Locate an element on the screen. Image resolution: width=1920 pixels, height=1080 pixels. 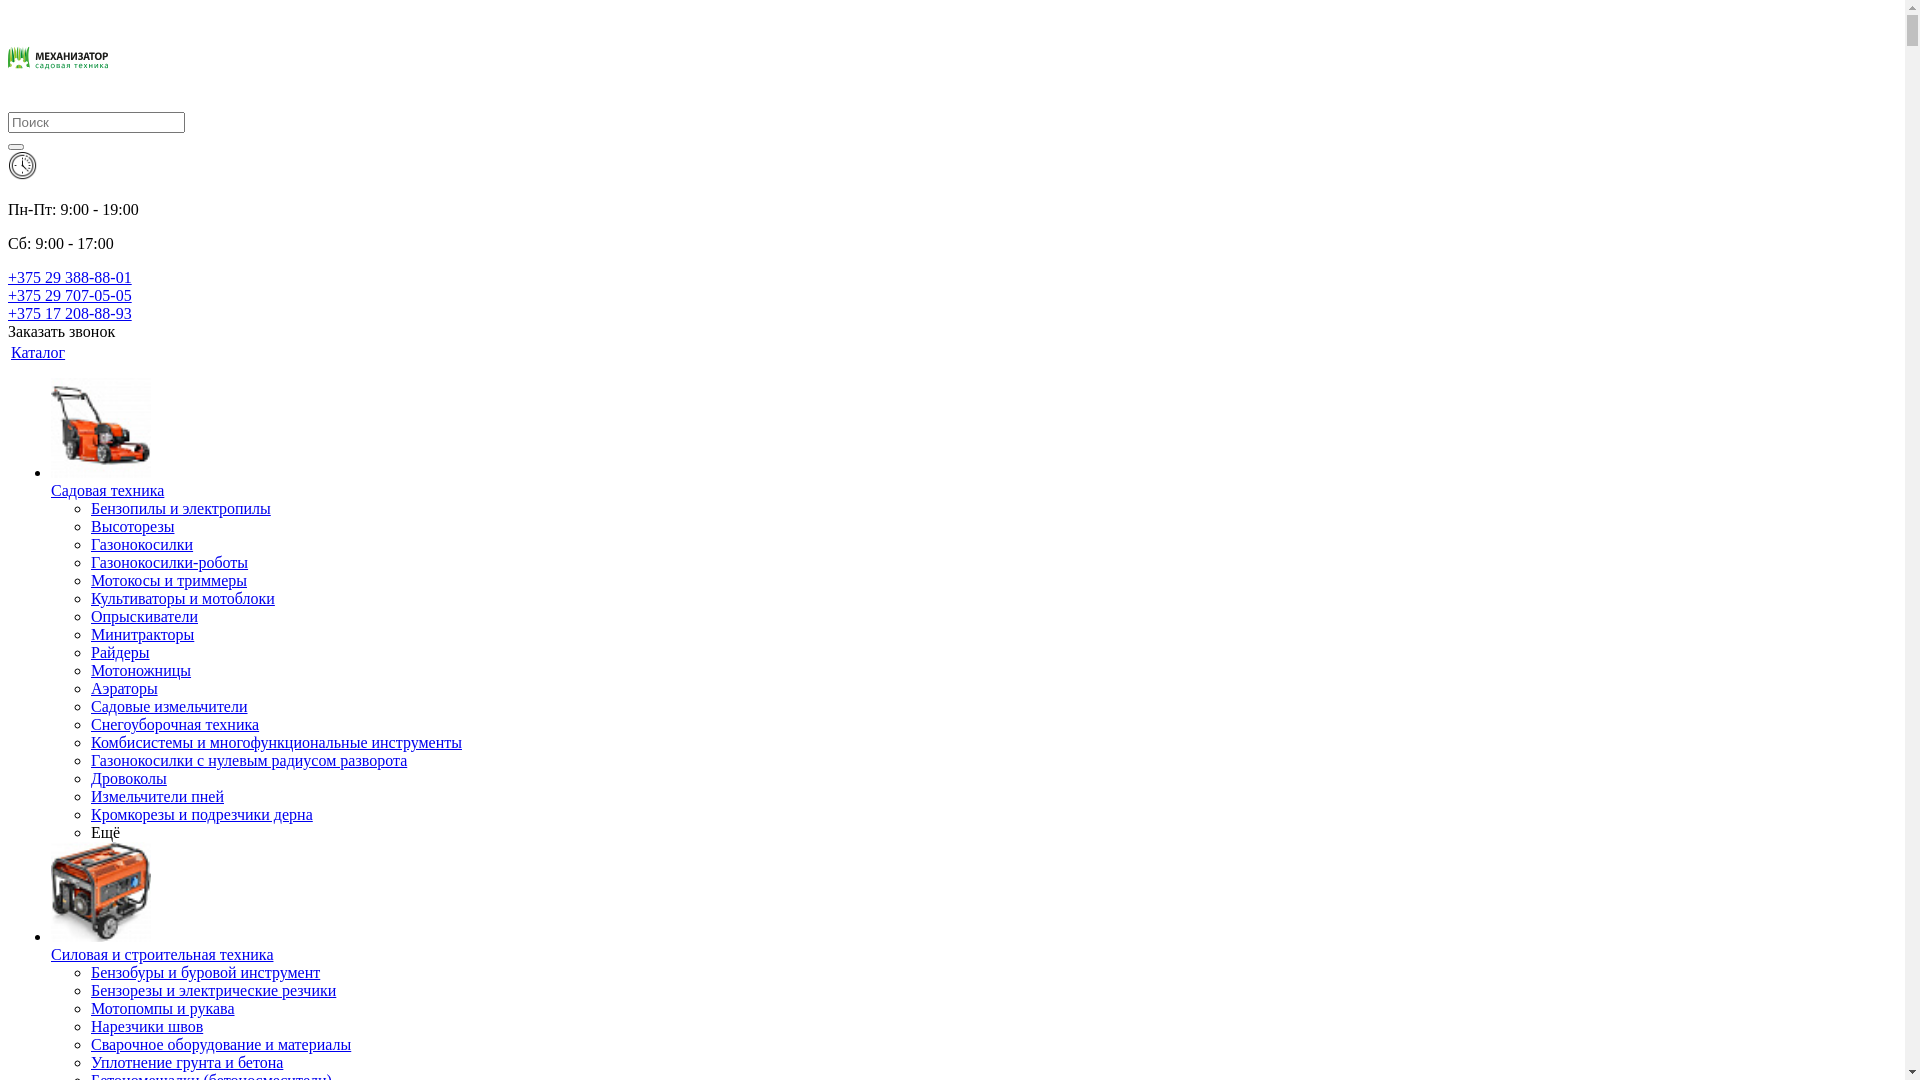
'+375 17 208-88-93' is located at coordinates (70, 313).